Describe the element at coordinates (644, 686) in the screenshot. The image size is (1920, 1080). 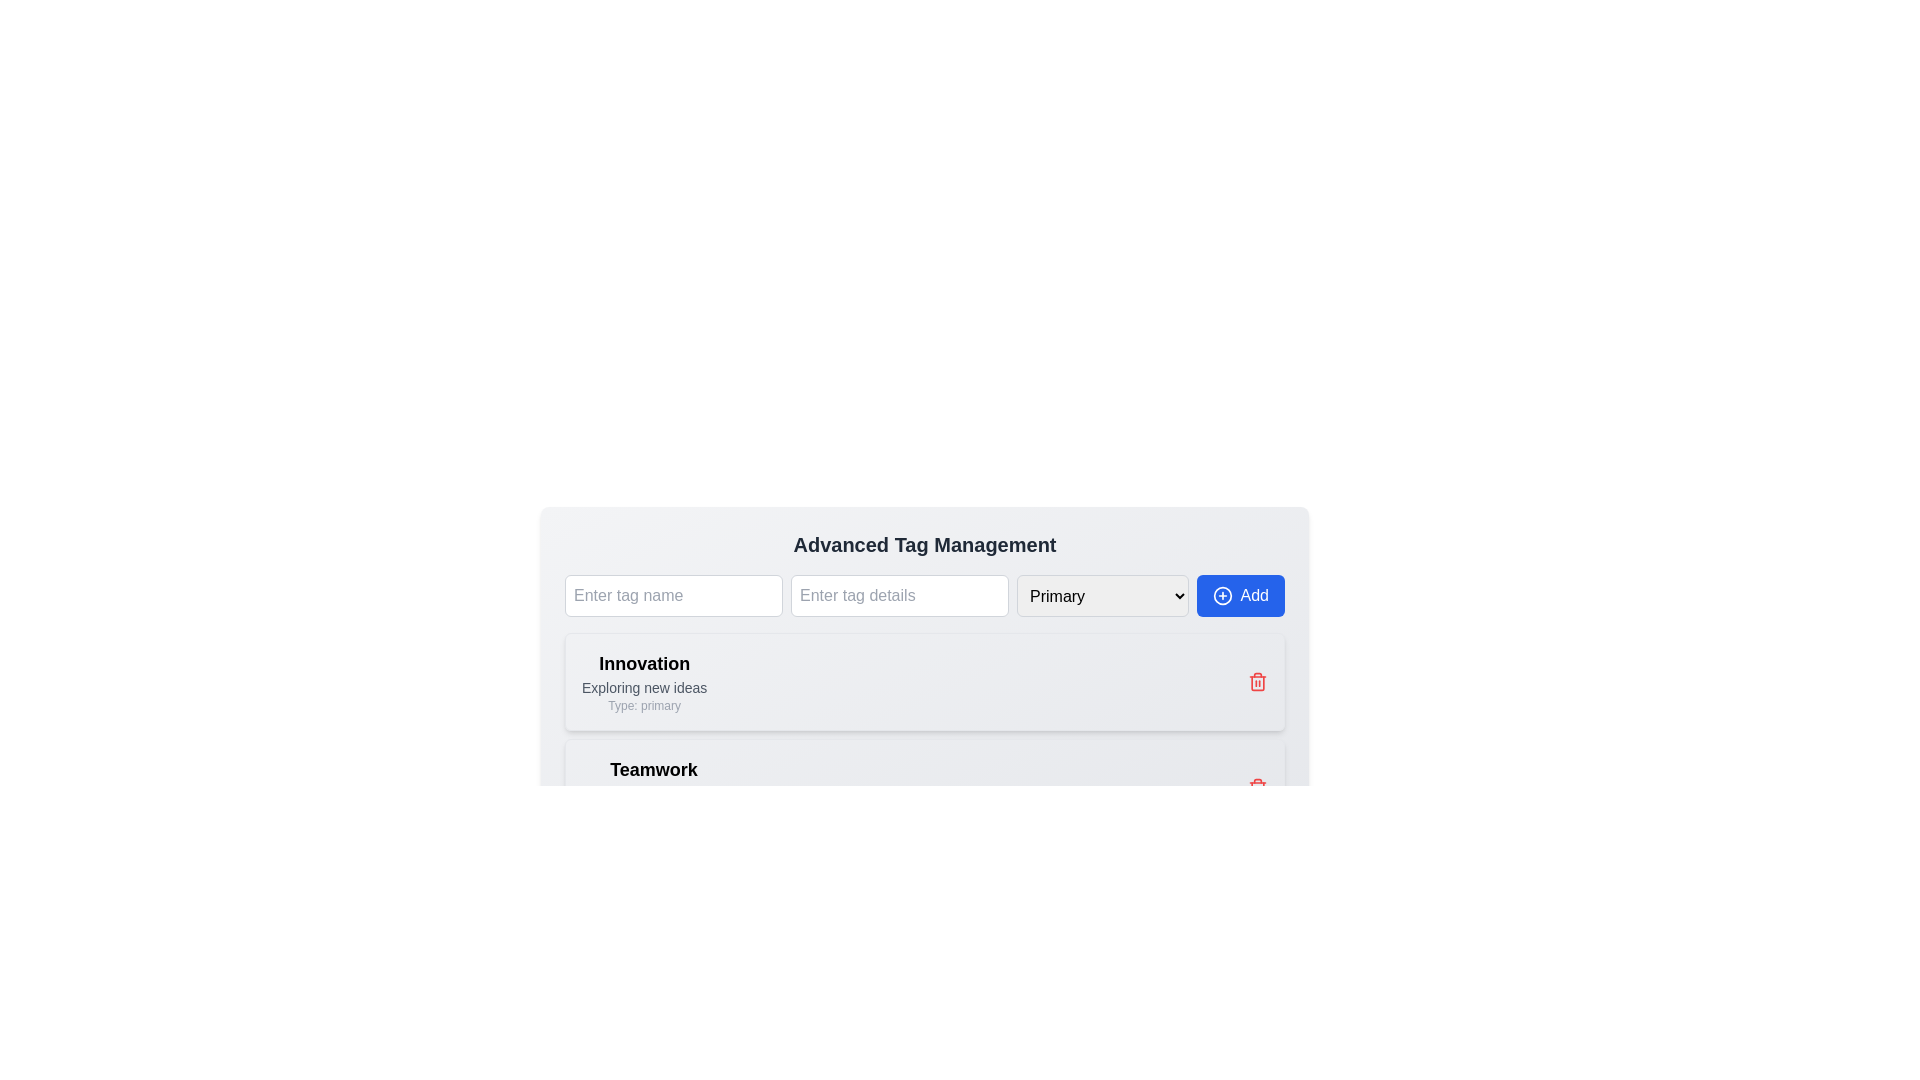
I see `the text label that reads 'Exploring new ideas', which is styled with a small font size and gray color, located below the heading 'Innovation' and above the text 'Type: primary'` at that location.